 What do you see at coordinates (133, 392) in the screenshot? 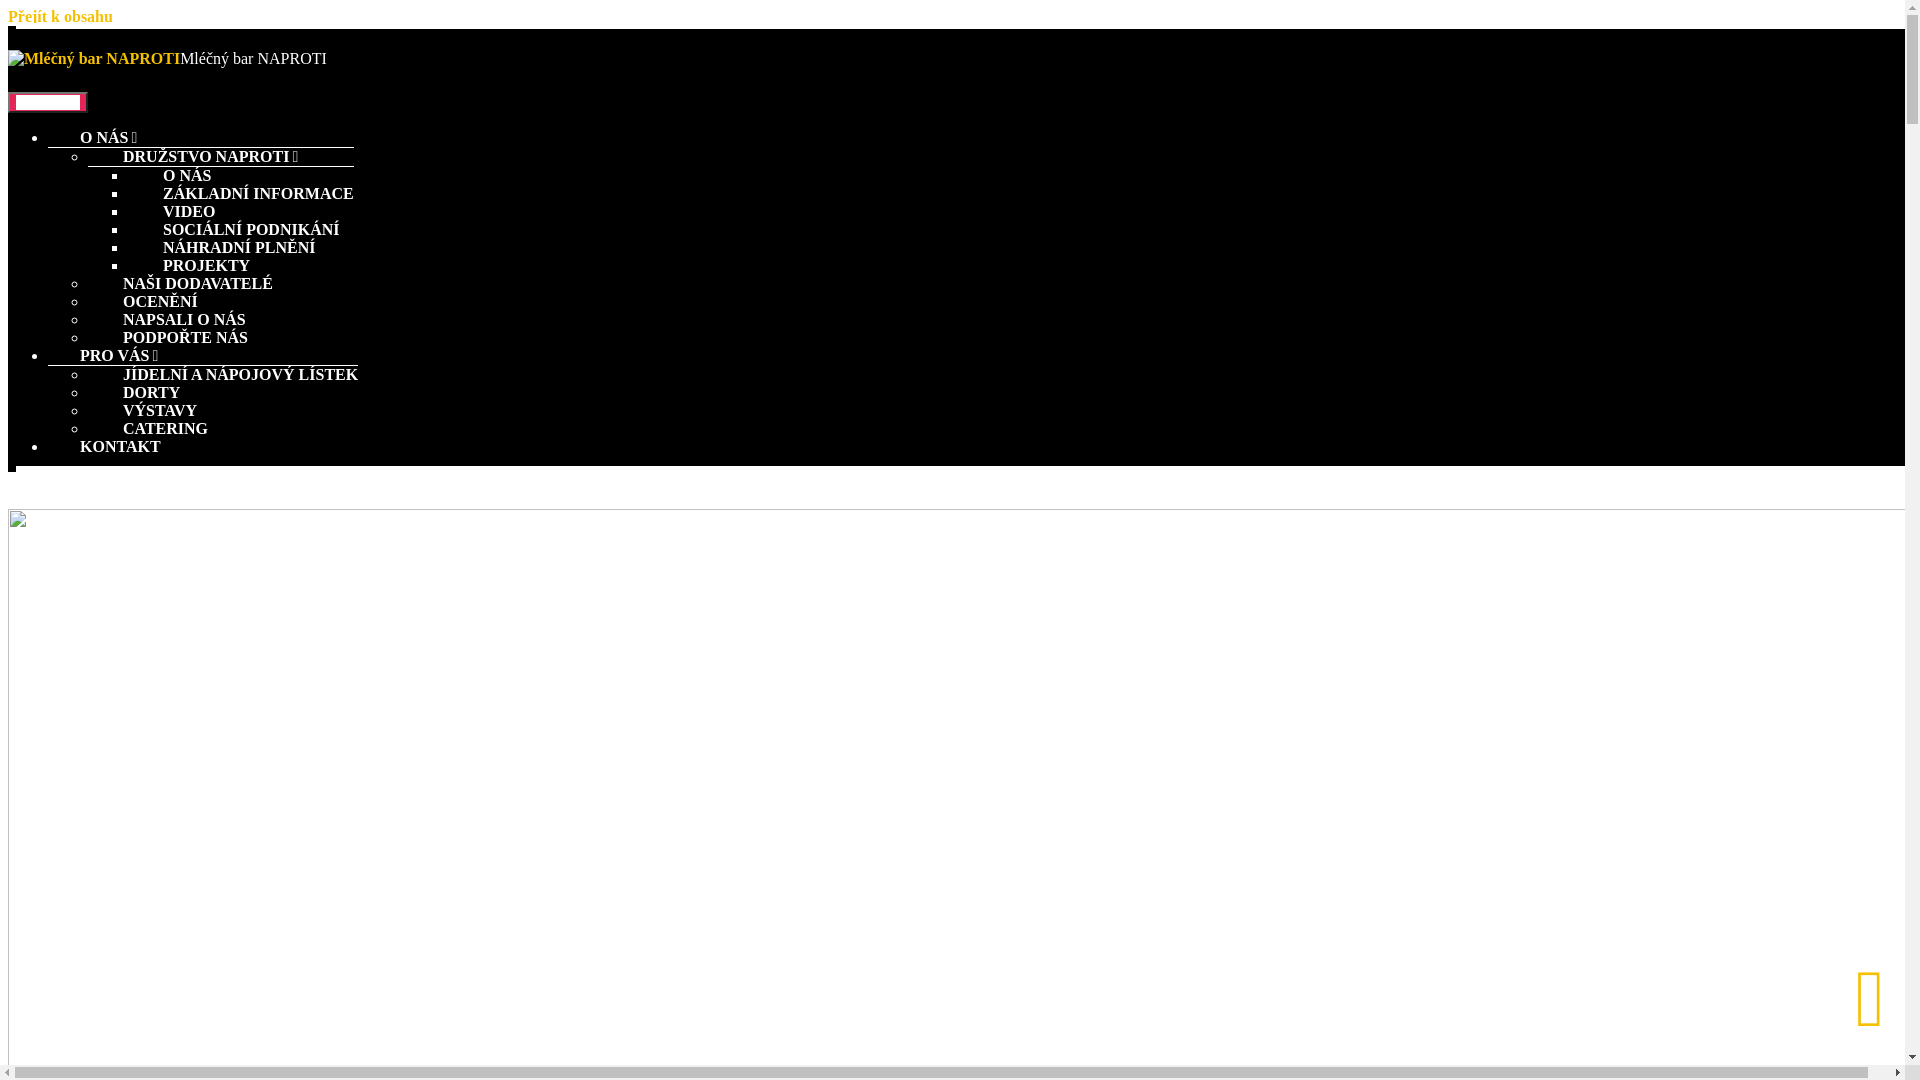
I see `'DORTY'` at bounding box center [133, 392].